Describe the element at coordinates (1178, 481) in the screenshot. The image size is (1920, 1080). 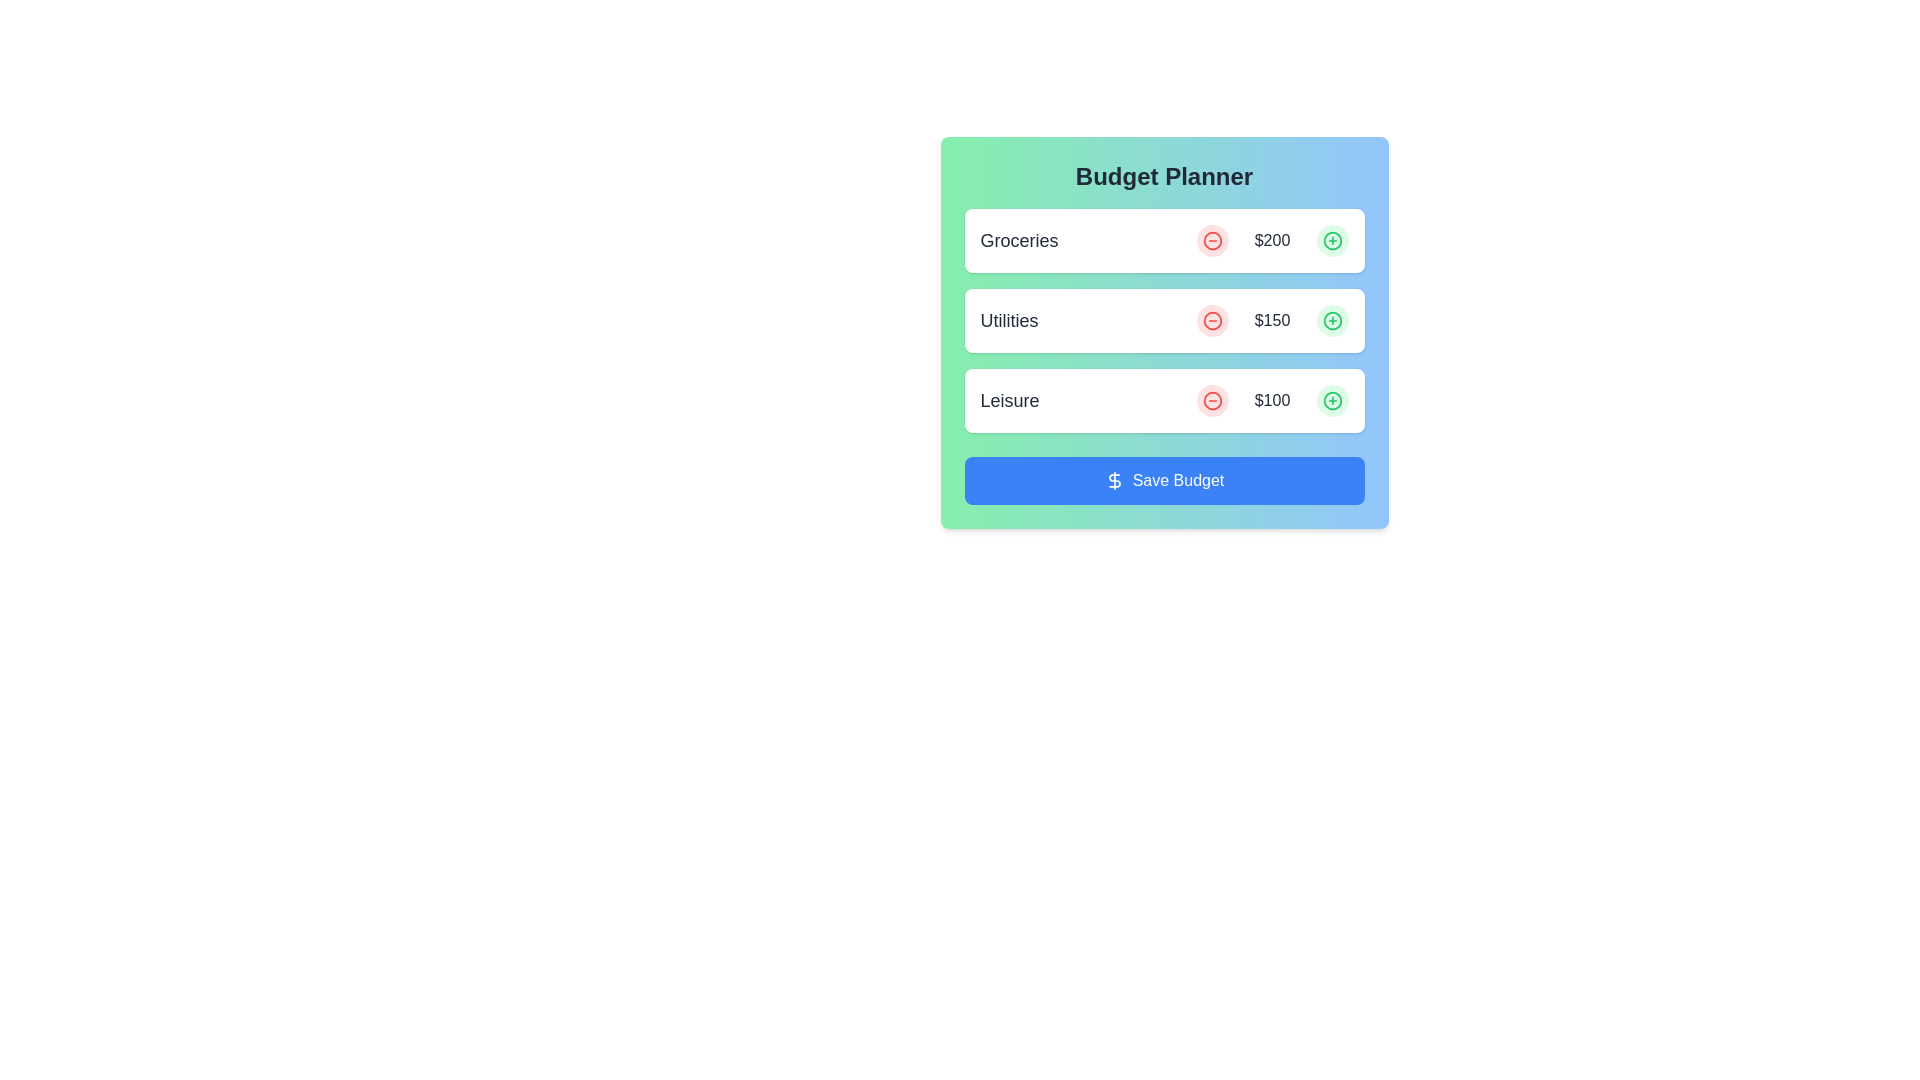
I see `the 'Save Budget' text label within the button located at the bottom of the card-like section in the center of the interface` at that location.